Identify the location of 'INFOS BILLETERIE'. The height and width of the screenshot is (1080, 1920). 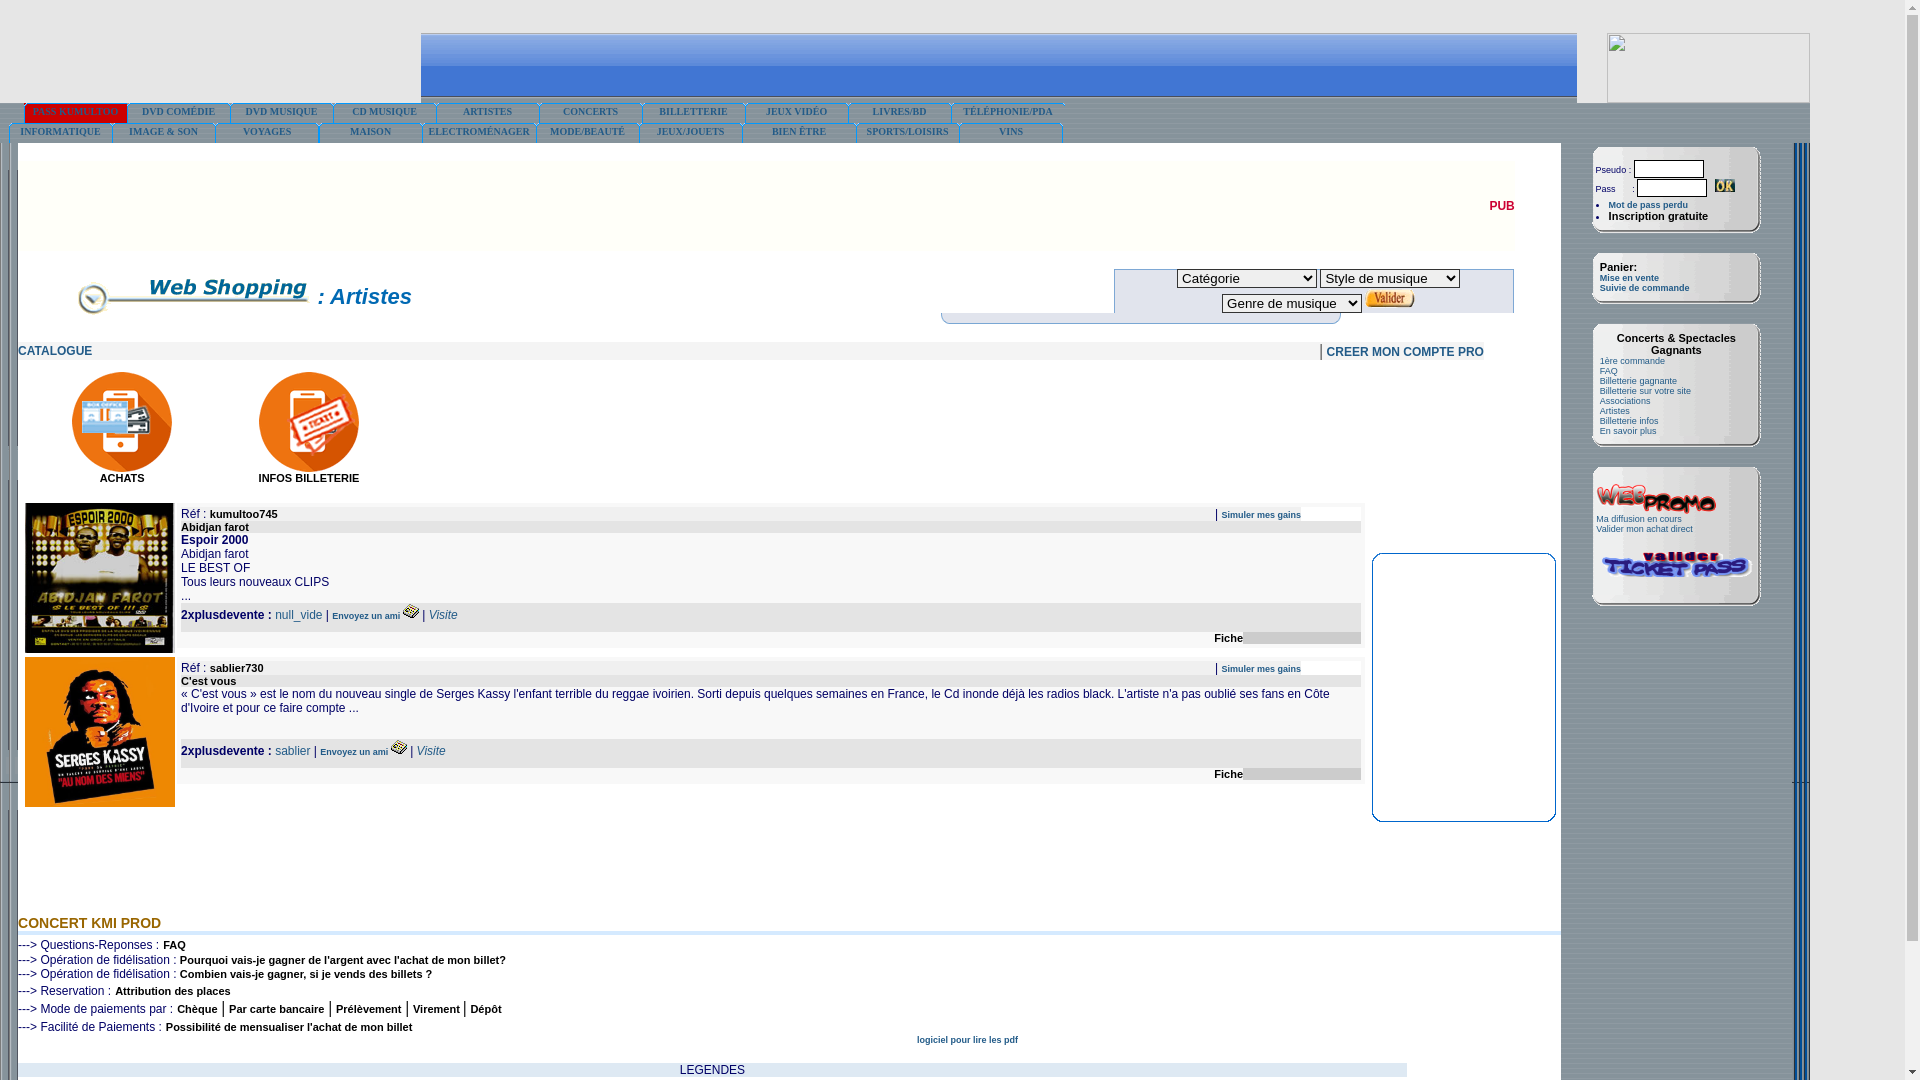
(308, 473).